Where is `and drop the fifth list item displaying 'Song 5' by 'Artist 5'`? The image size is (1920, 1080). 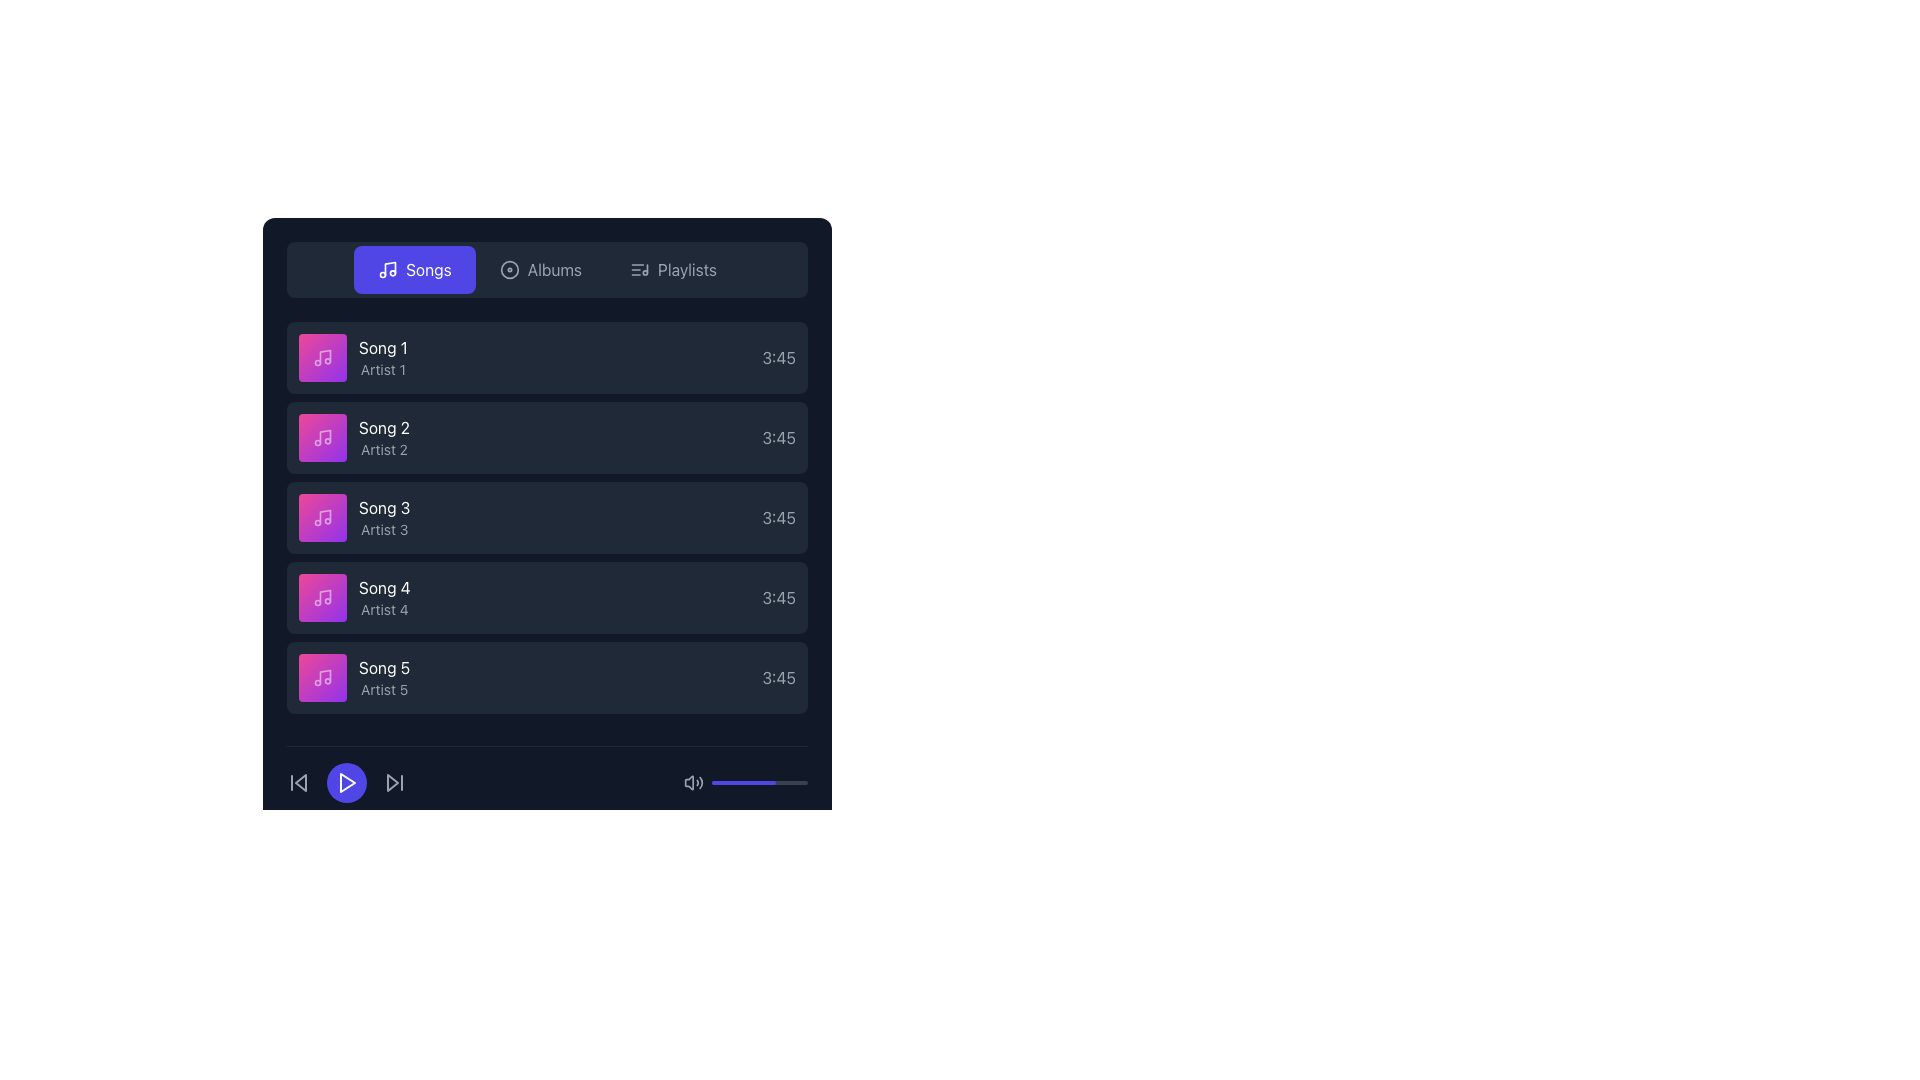
and drop the fifth list item displaying 'Song 5' by 'Artist 5' is located at coordinates (354, 677).